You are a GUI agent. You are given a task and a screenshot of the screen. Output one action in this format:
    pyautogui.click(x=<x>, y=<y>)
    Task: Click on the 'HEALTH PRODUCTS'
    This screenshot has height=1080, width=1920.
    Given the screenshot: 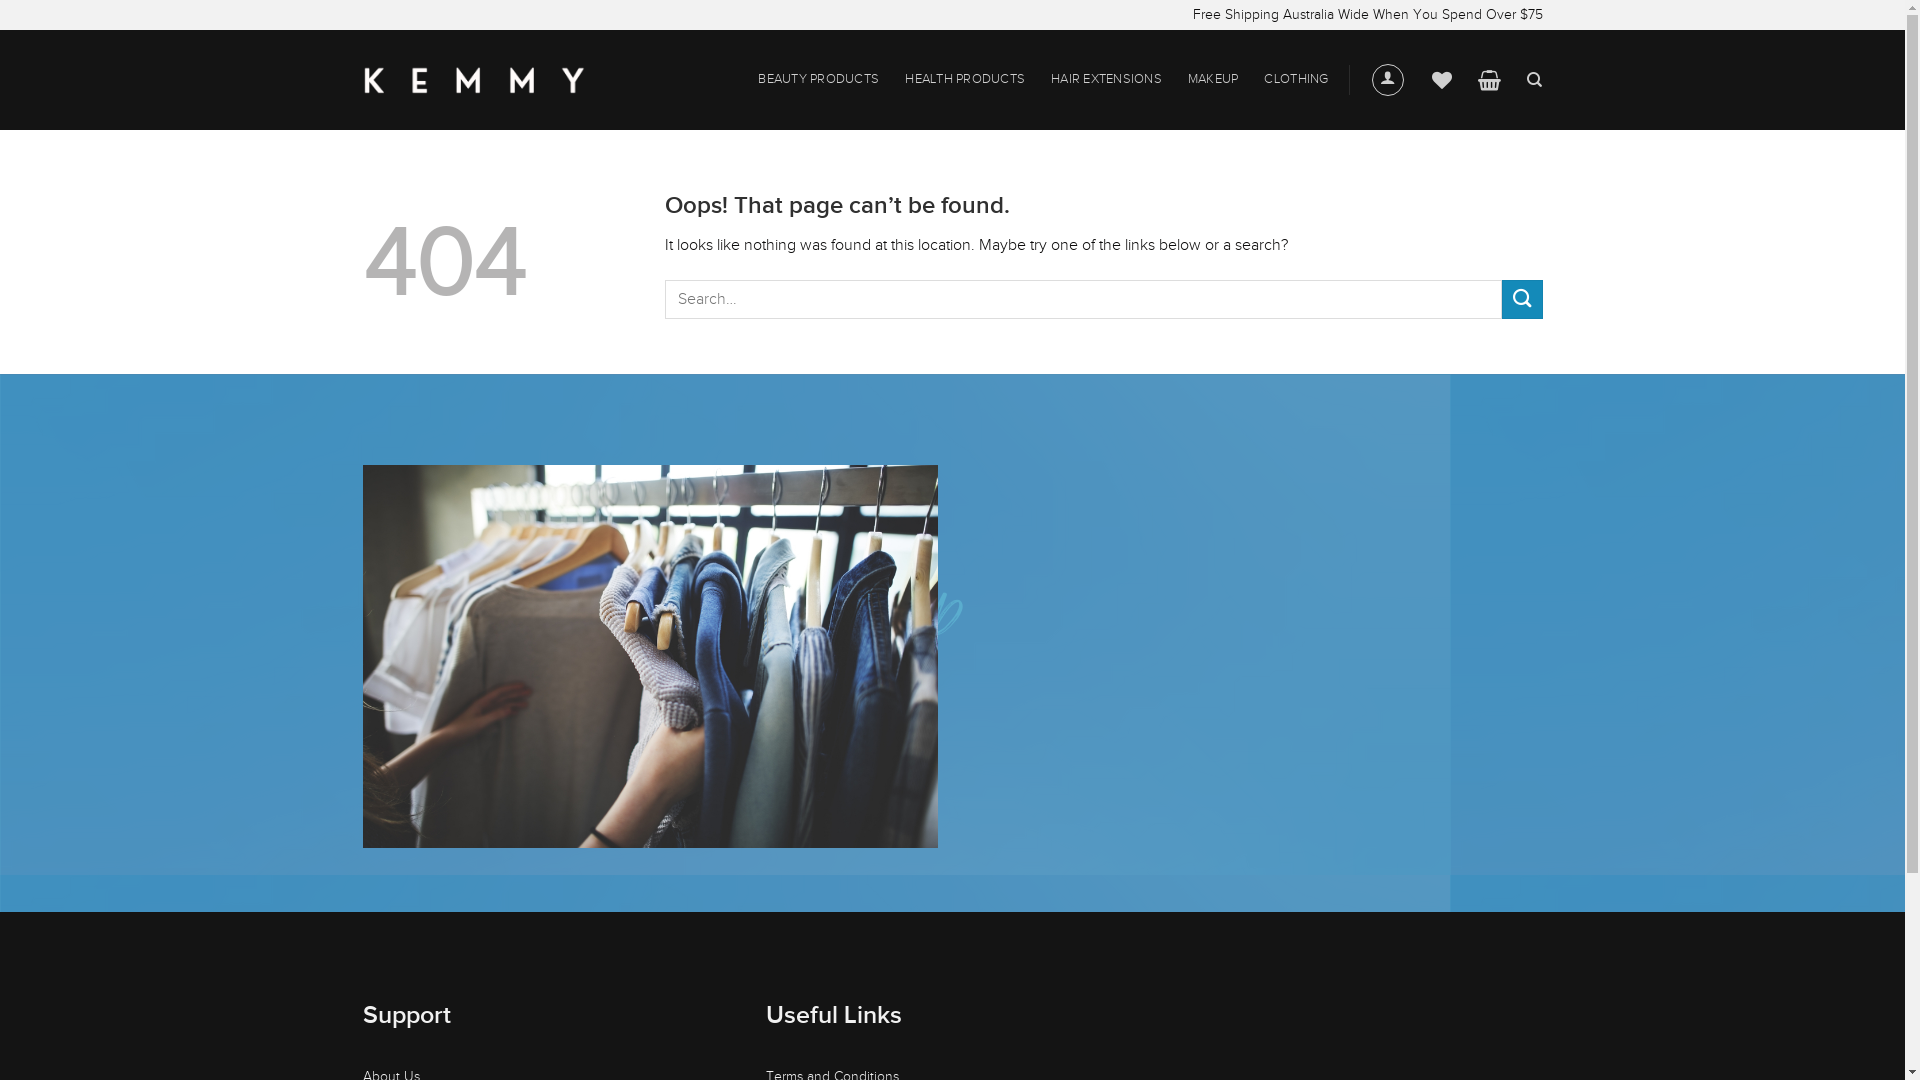 What is the action you would take?
    pyautogui.click(x=964, y=79)
    